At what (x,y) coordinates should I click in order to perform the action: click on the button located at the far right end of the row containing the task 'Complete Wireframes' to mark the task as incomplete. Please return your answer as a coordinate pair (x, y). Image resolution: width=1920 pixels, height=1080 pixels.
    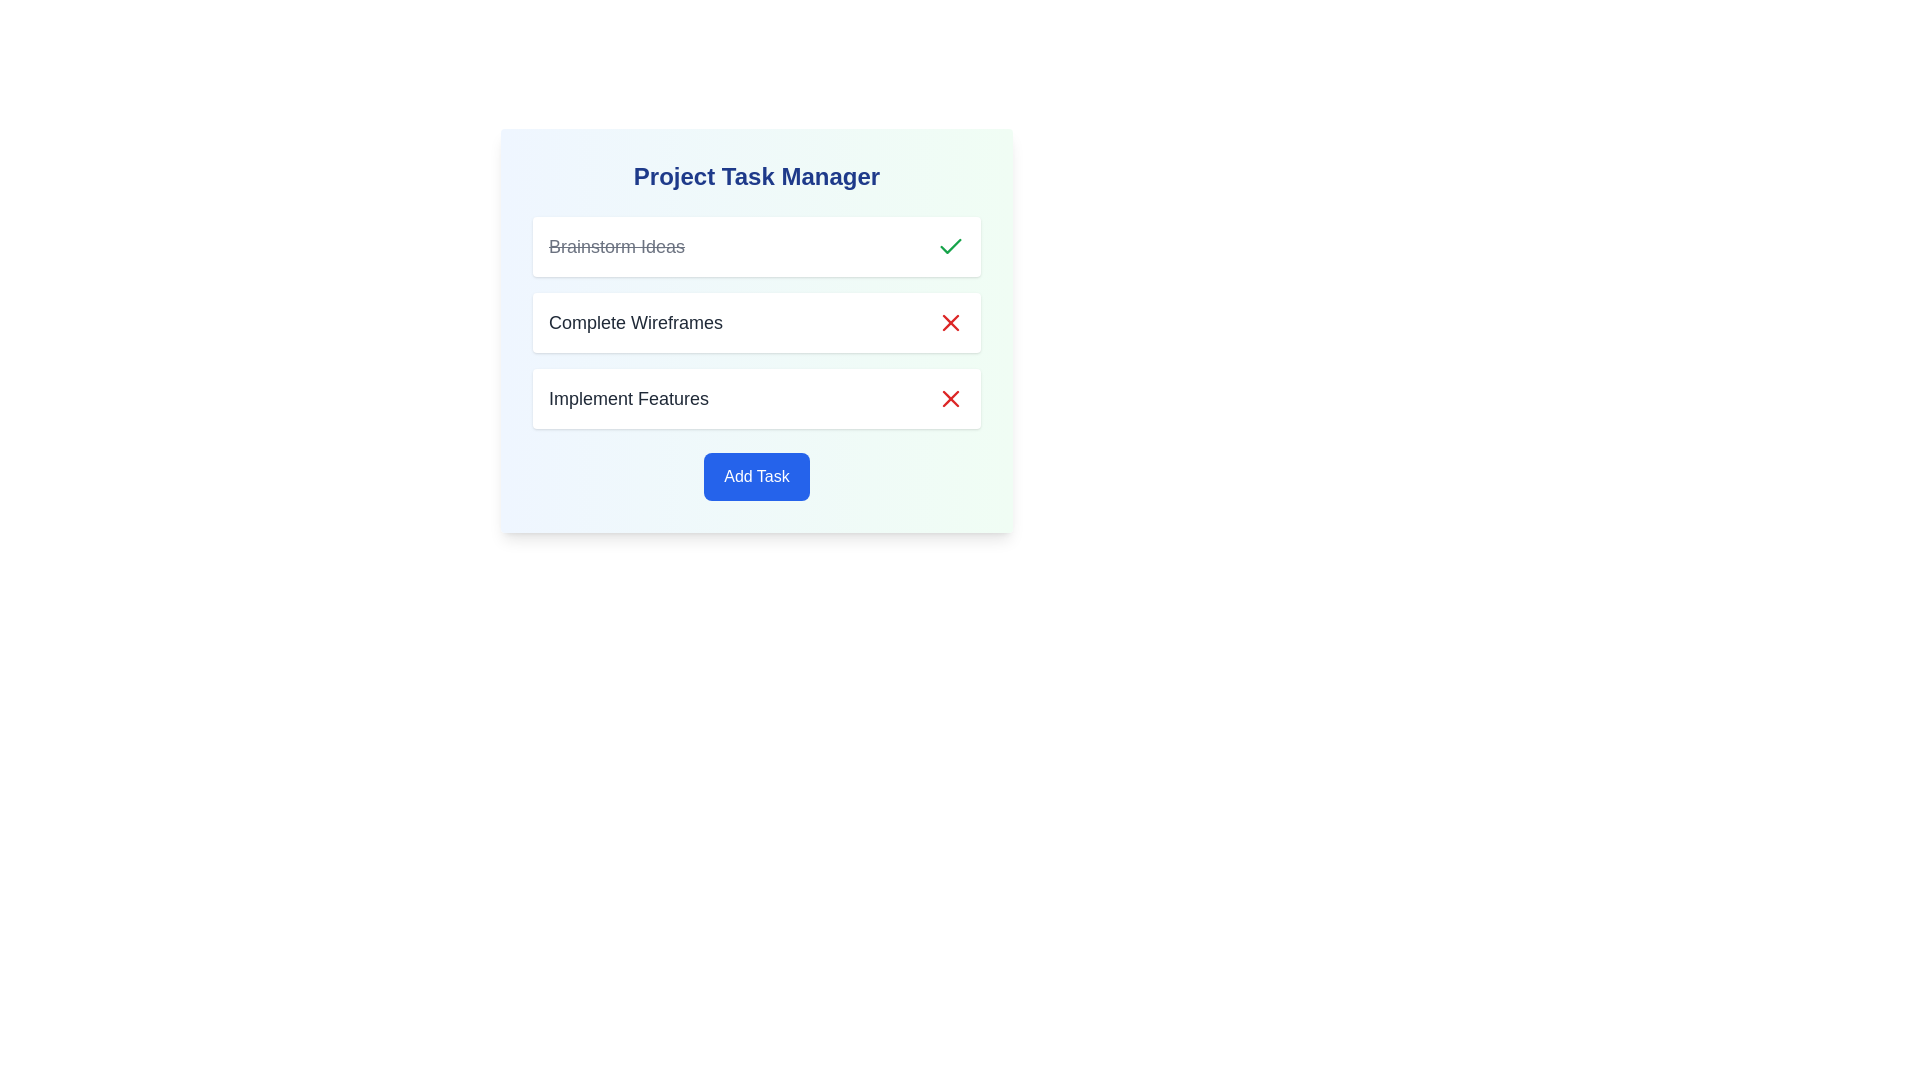
    Looking at the image, I should click on (949, 322).